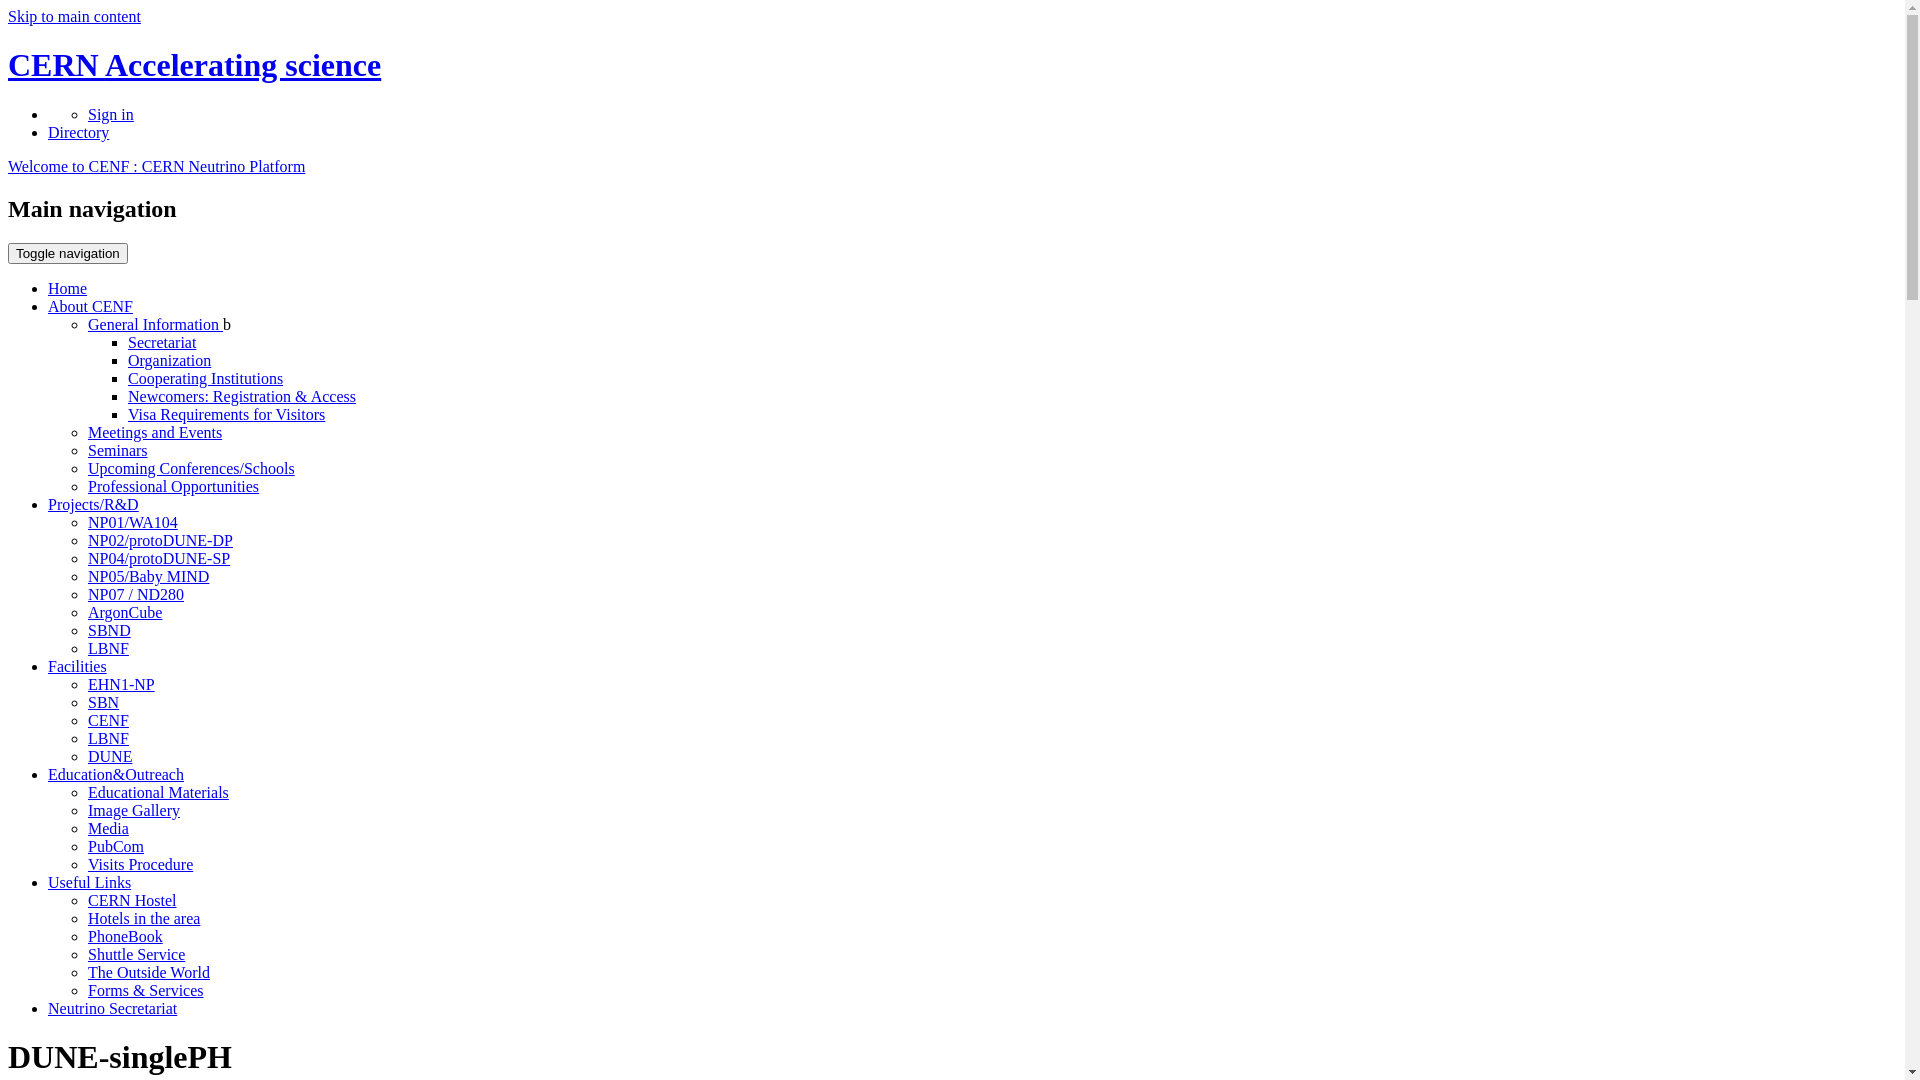 This screenshot has width=1920, height=1080. I want to click on 'Directory', so click(78, 132).